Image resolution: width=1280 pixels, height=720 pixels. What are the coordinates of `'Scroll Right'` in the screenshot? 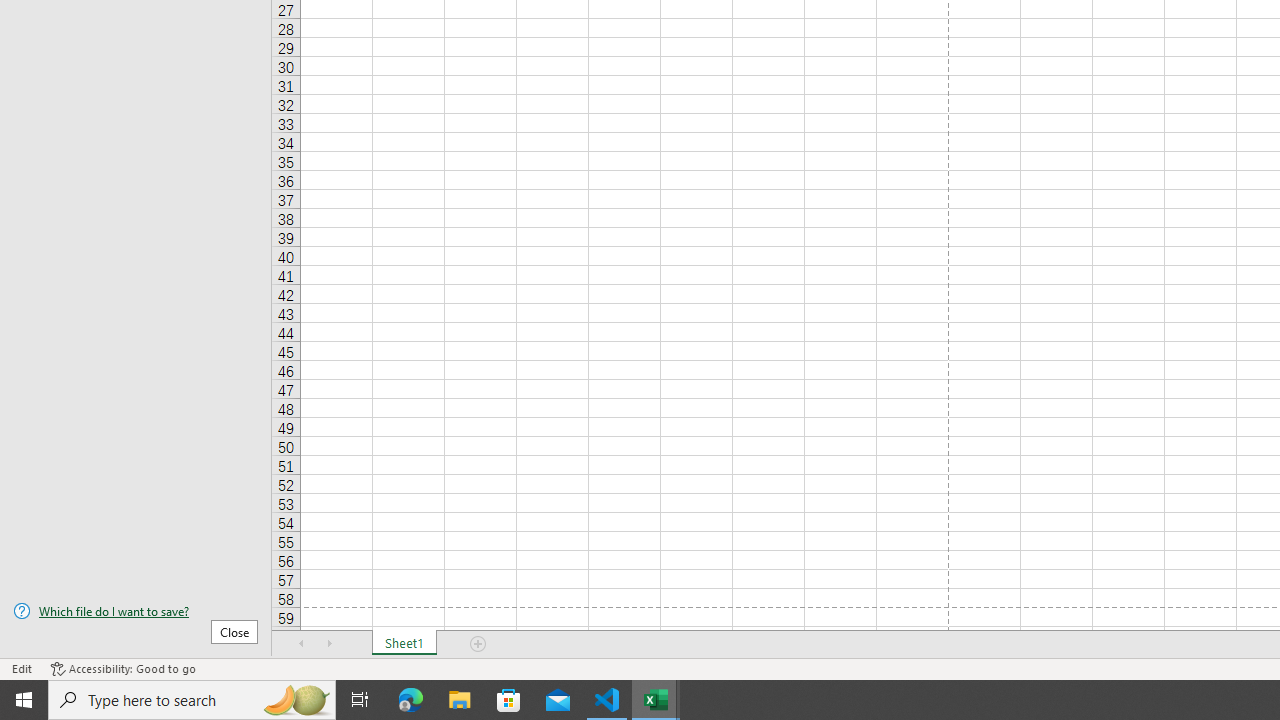 It's located at (330, 644).